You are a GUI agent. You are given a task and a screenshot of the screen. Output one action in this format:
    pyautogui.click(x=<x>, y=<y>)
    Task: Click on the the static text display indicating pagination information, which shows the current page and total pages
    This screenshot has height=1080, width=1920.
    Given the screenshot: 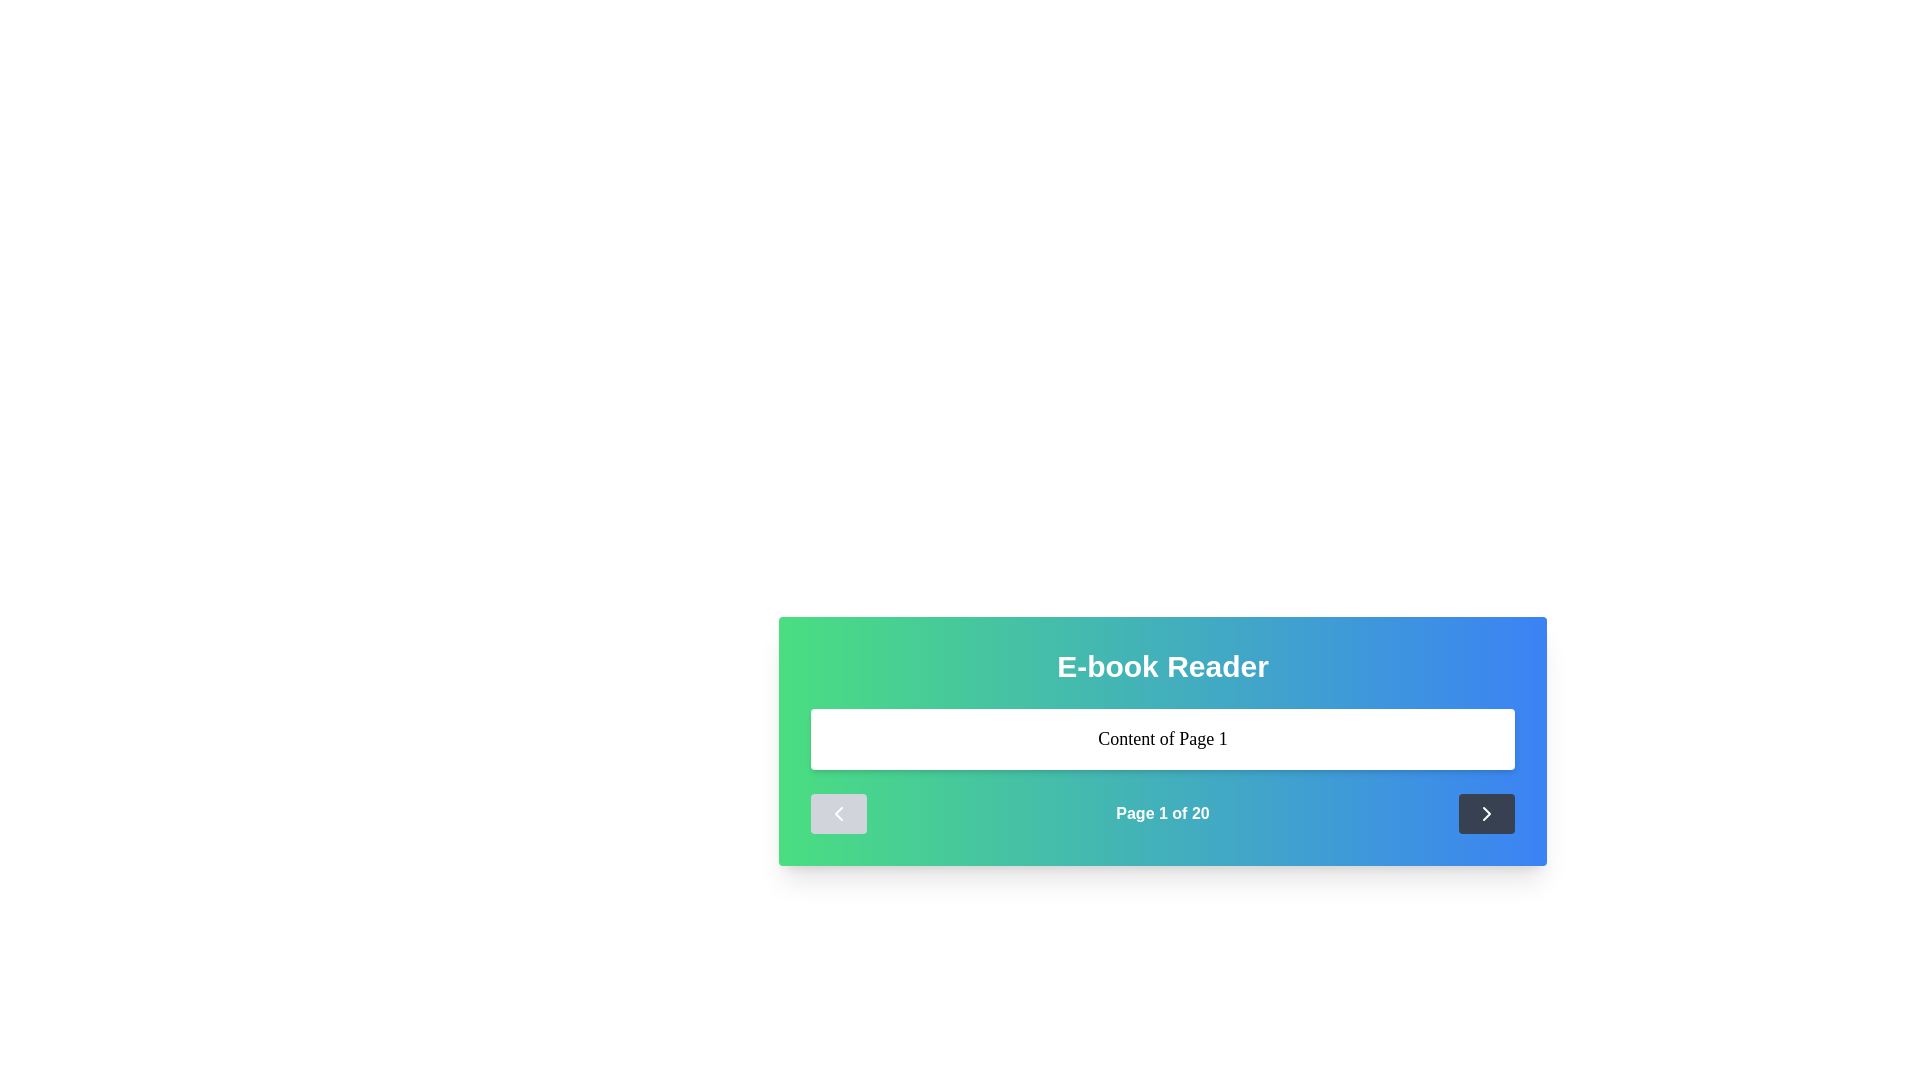 What is the action you would take?
    pyautogui.click(x=1162, y=814)
    